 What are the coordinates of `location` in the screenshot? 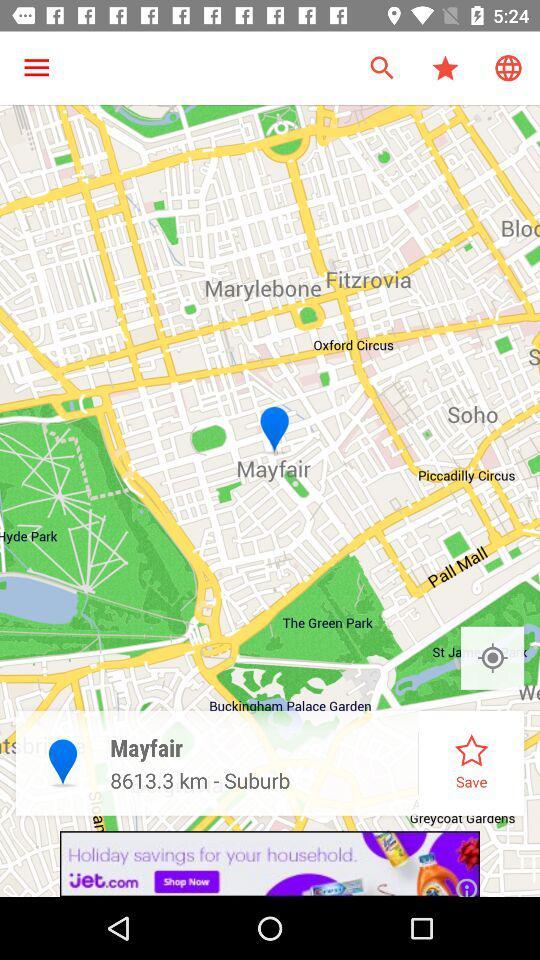 It's located at (491, 657).